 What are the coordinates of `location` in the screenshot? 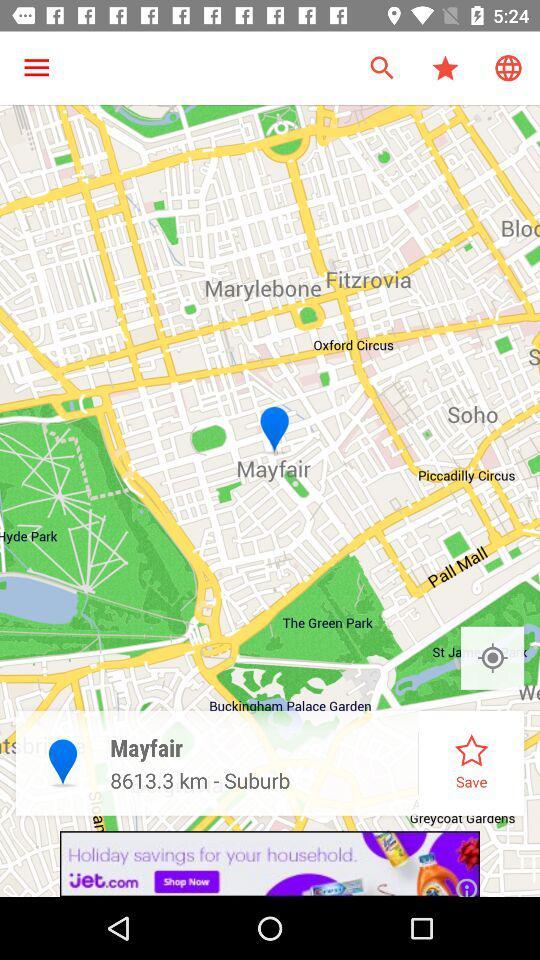 It's located at (491, 657).